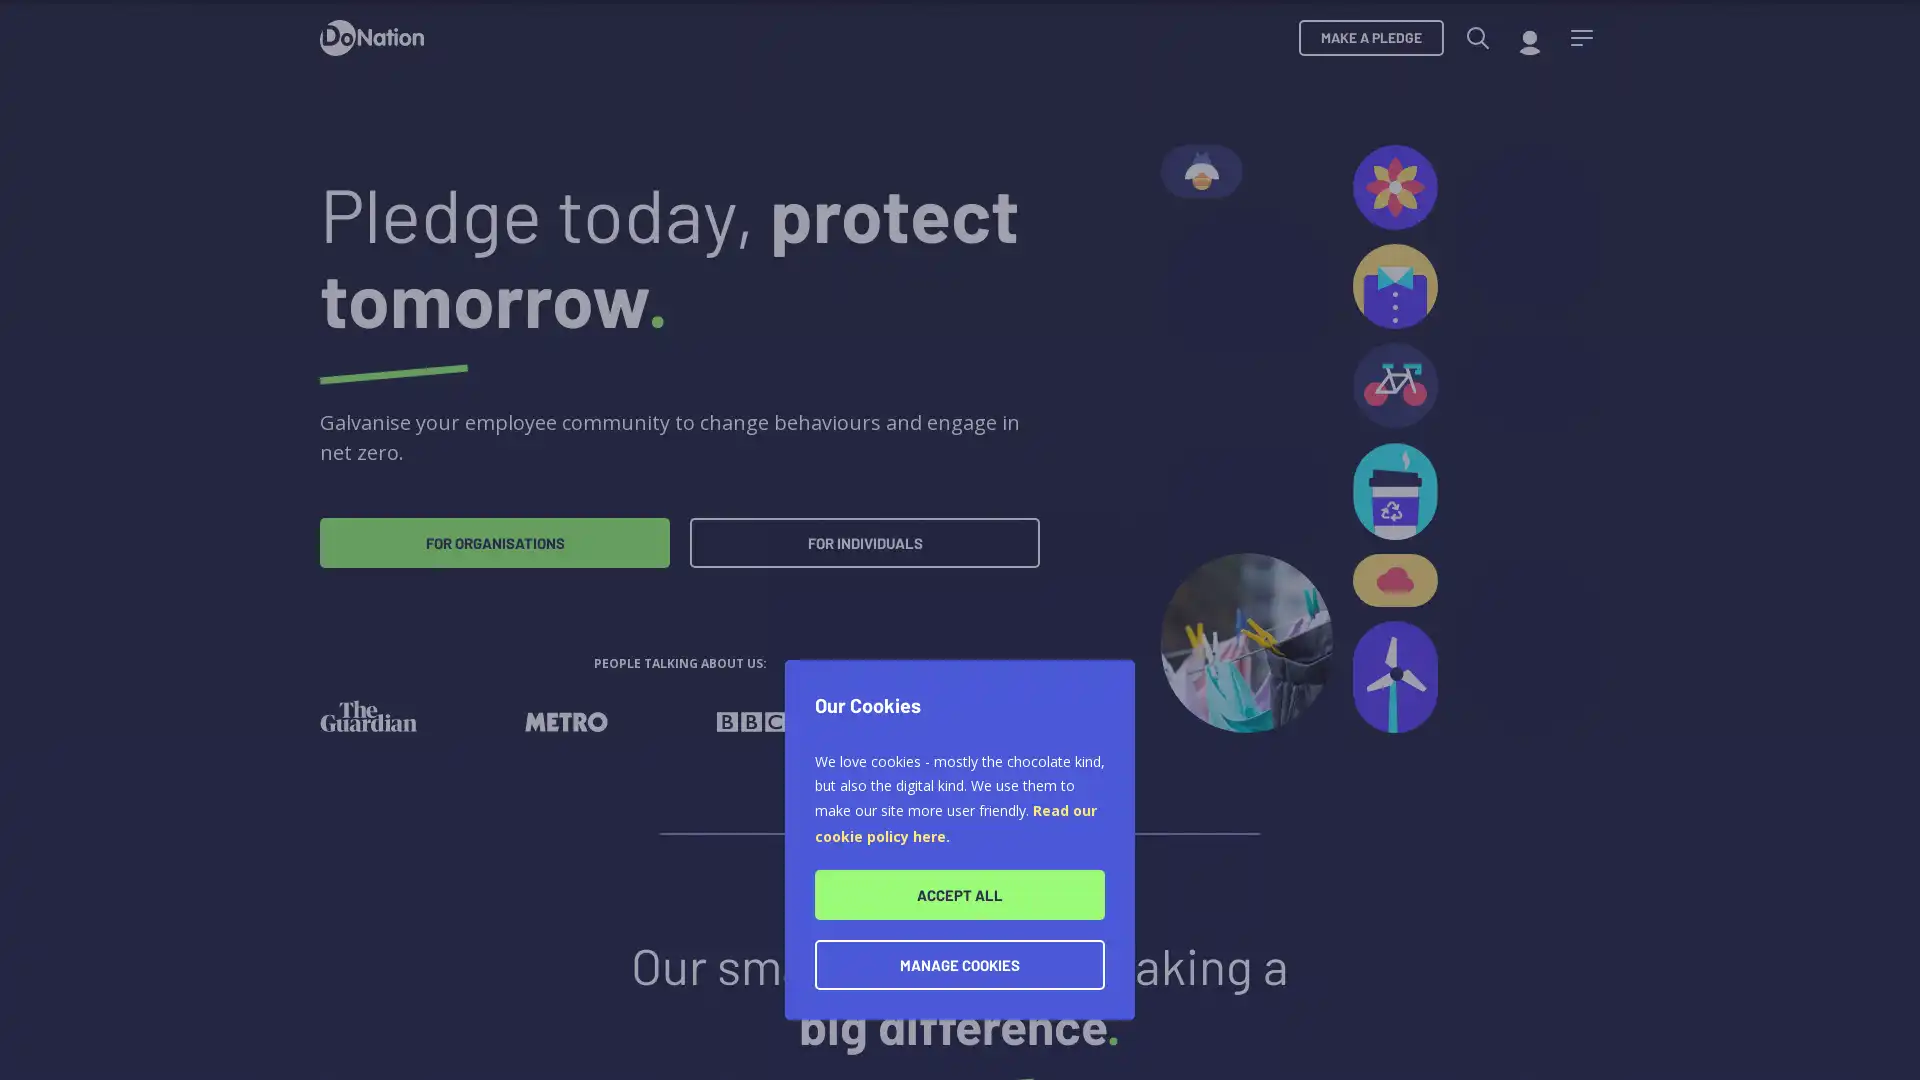 The height and width of the screenshot is (1080, 1920). What do you see at coordinates (864, 543) in the screenshot?
I see `FOR INDIVIDUALS` at bounding box center [864, 543].